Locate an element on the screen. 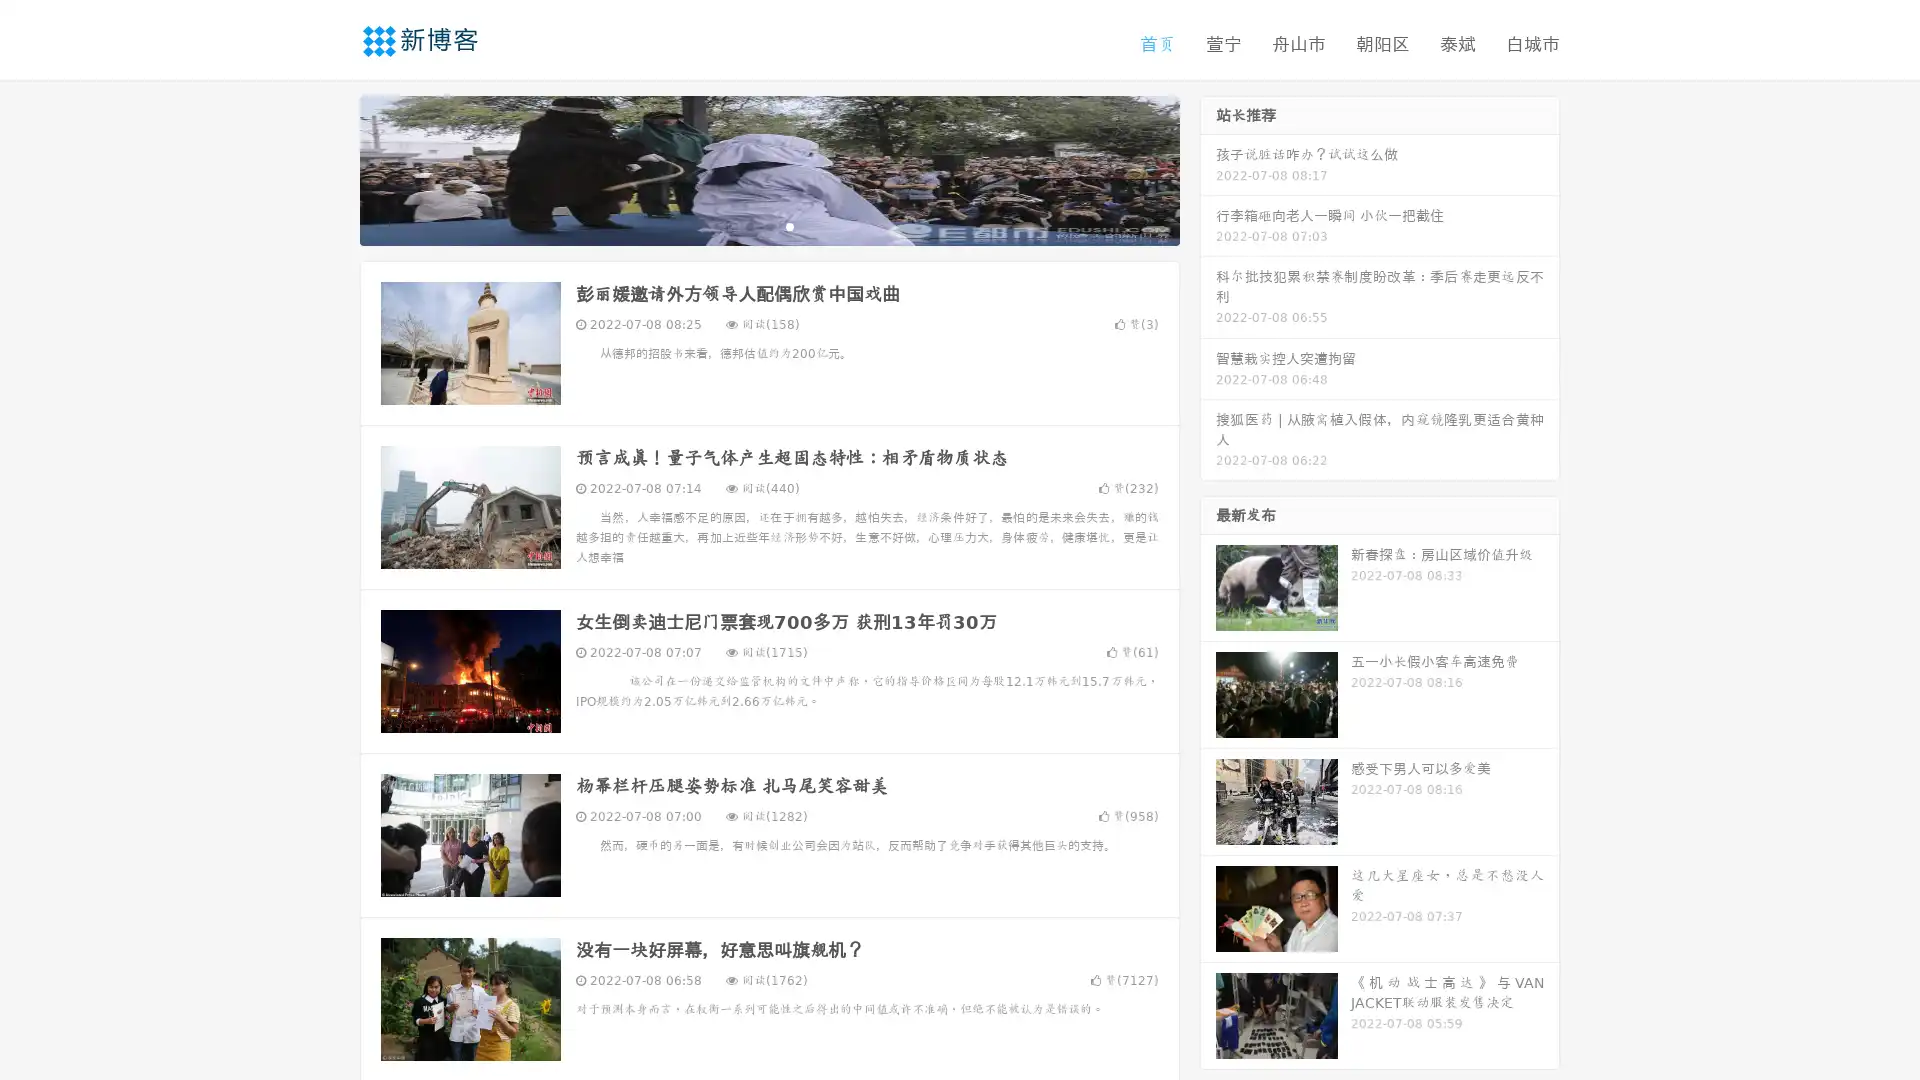 This screenshot has height=1080, width=1920. Previous slide is located at coordinates (330, 168).